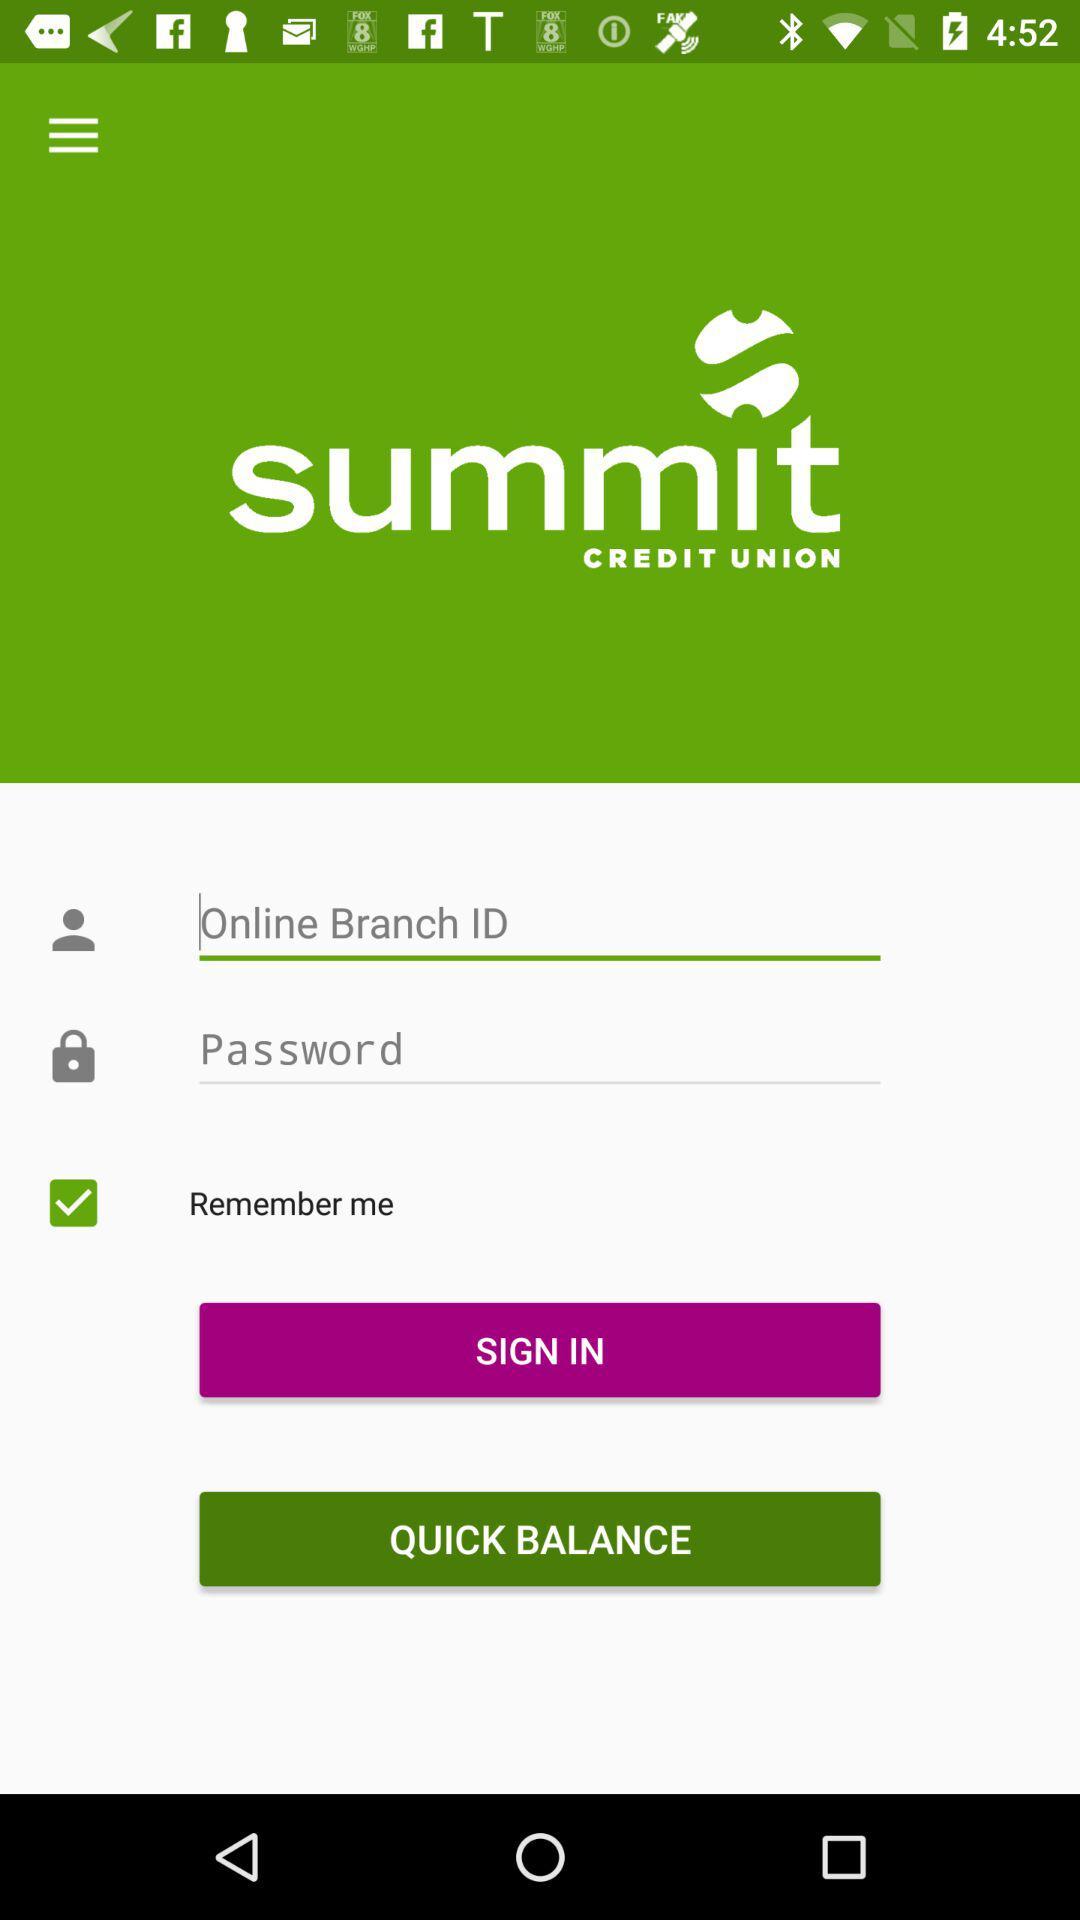  Describe the element at coordinates (540, 1538) in the screenshot. I see `quick balance icon` at that location.